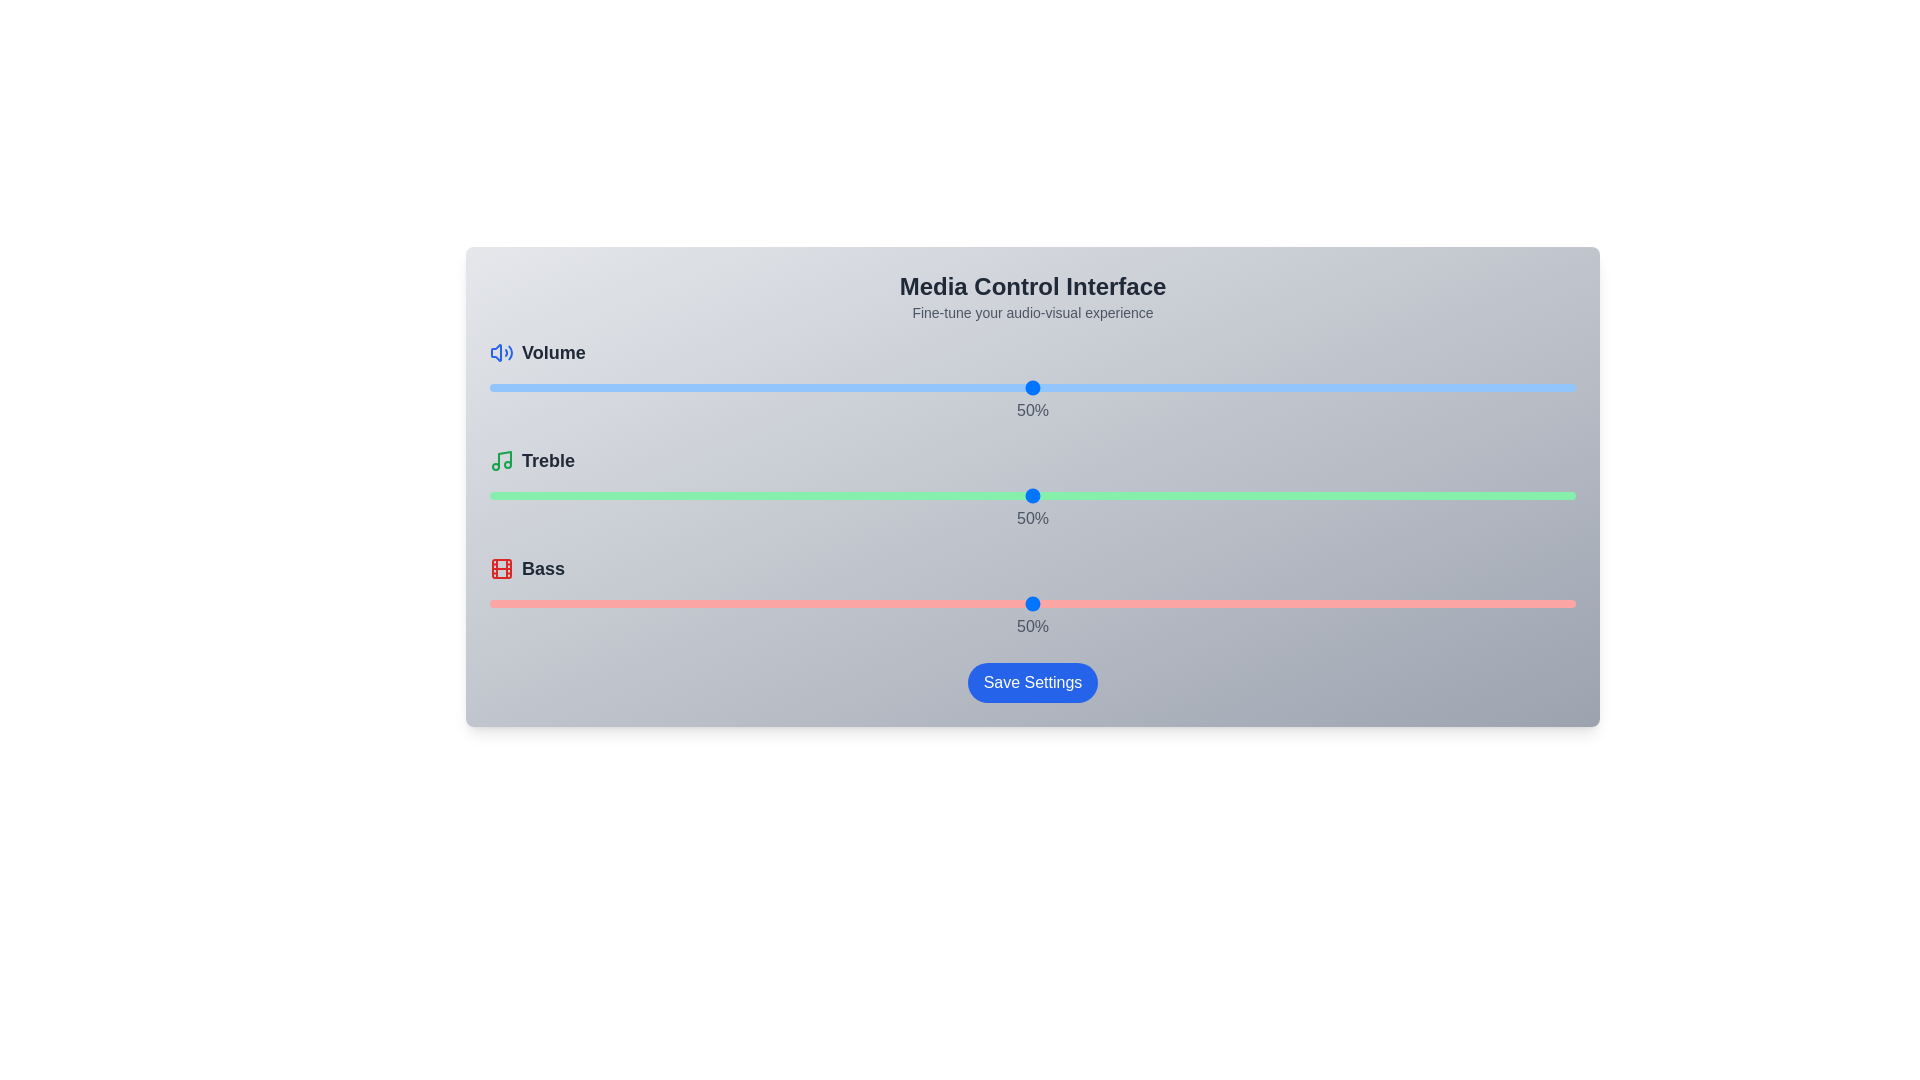  I want to click on text from the title and subtitle Text block located at the top center of the interface, which describes the functionalities offered, so click(1032, 297).